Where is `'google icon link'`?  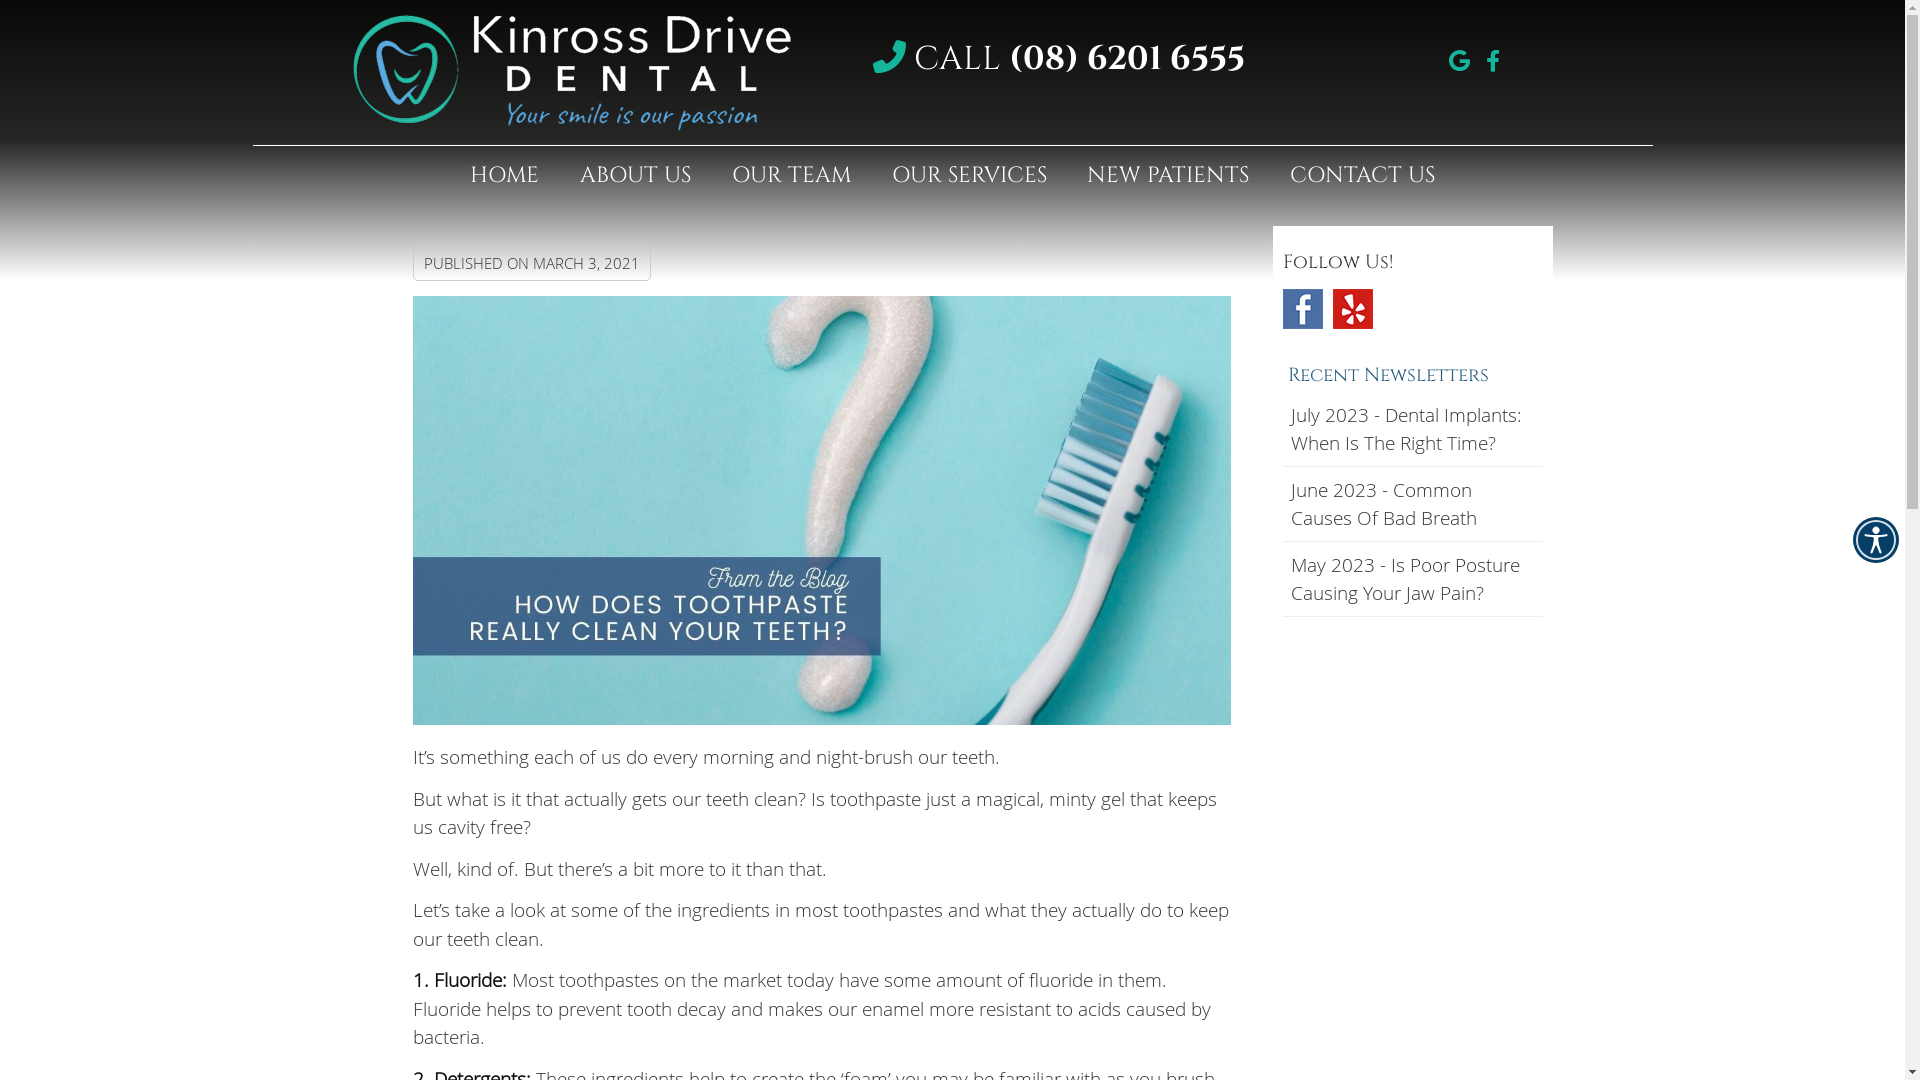 'google icon link' is located at coordinates (1458, 57).